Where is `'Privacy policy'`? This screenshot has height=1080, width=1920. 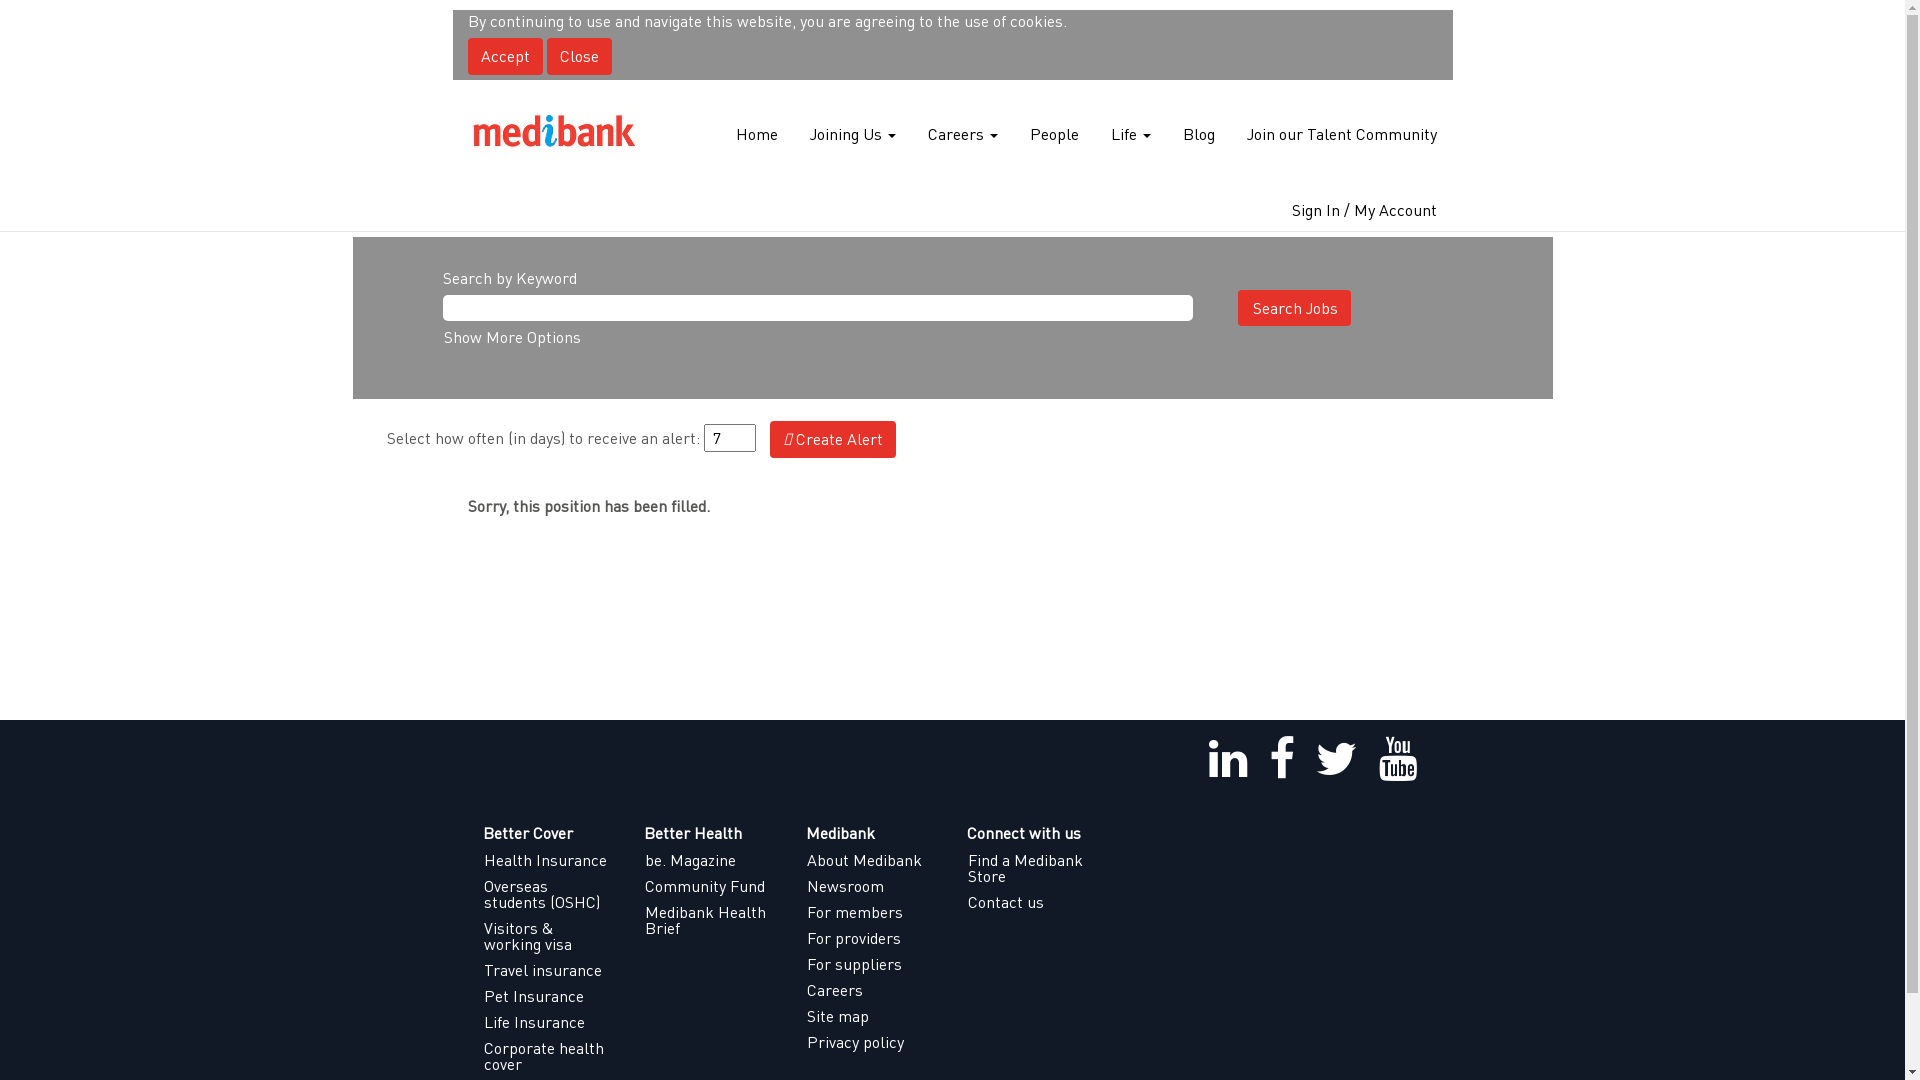 'Privacy policy' is located at coordinates (806, 1040).